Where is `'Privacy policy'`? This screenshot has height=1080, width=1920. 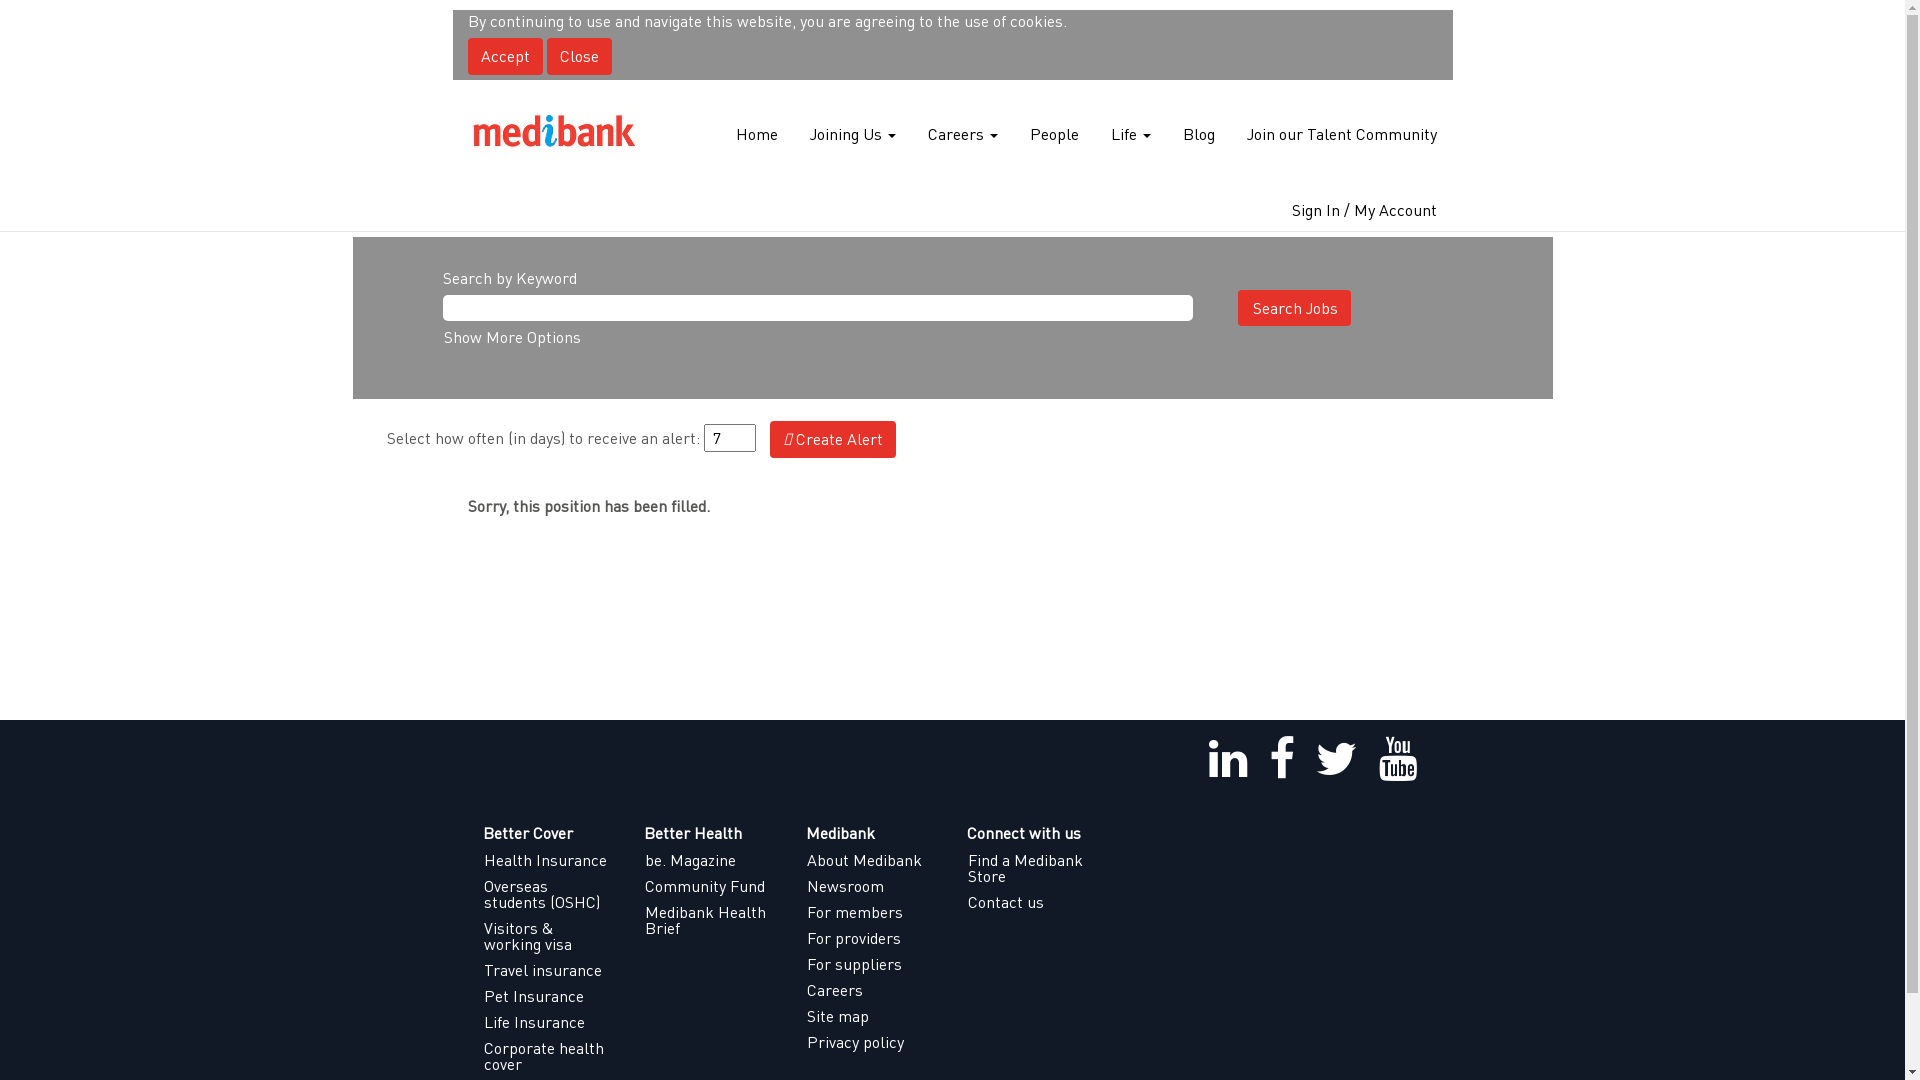 'Privacy policy' is located at coordinates (806, 1040).